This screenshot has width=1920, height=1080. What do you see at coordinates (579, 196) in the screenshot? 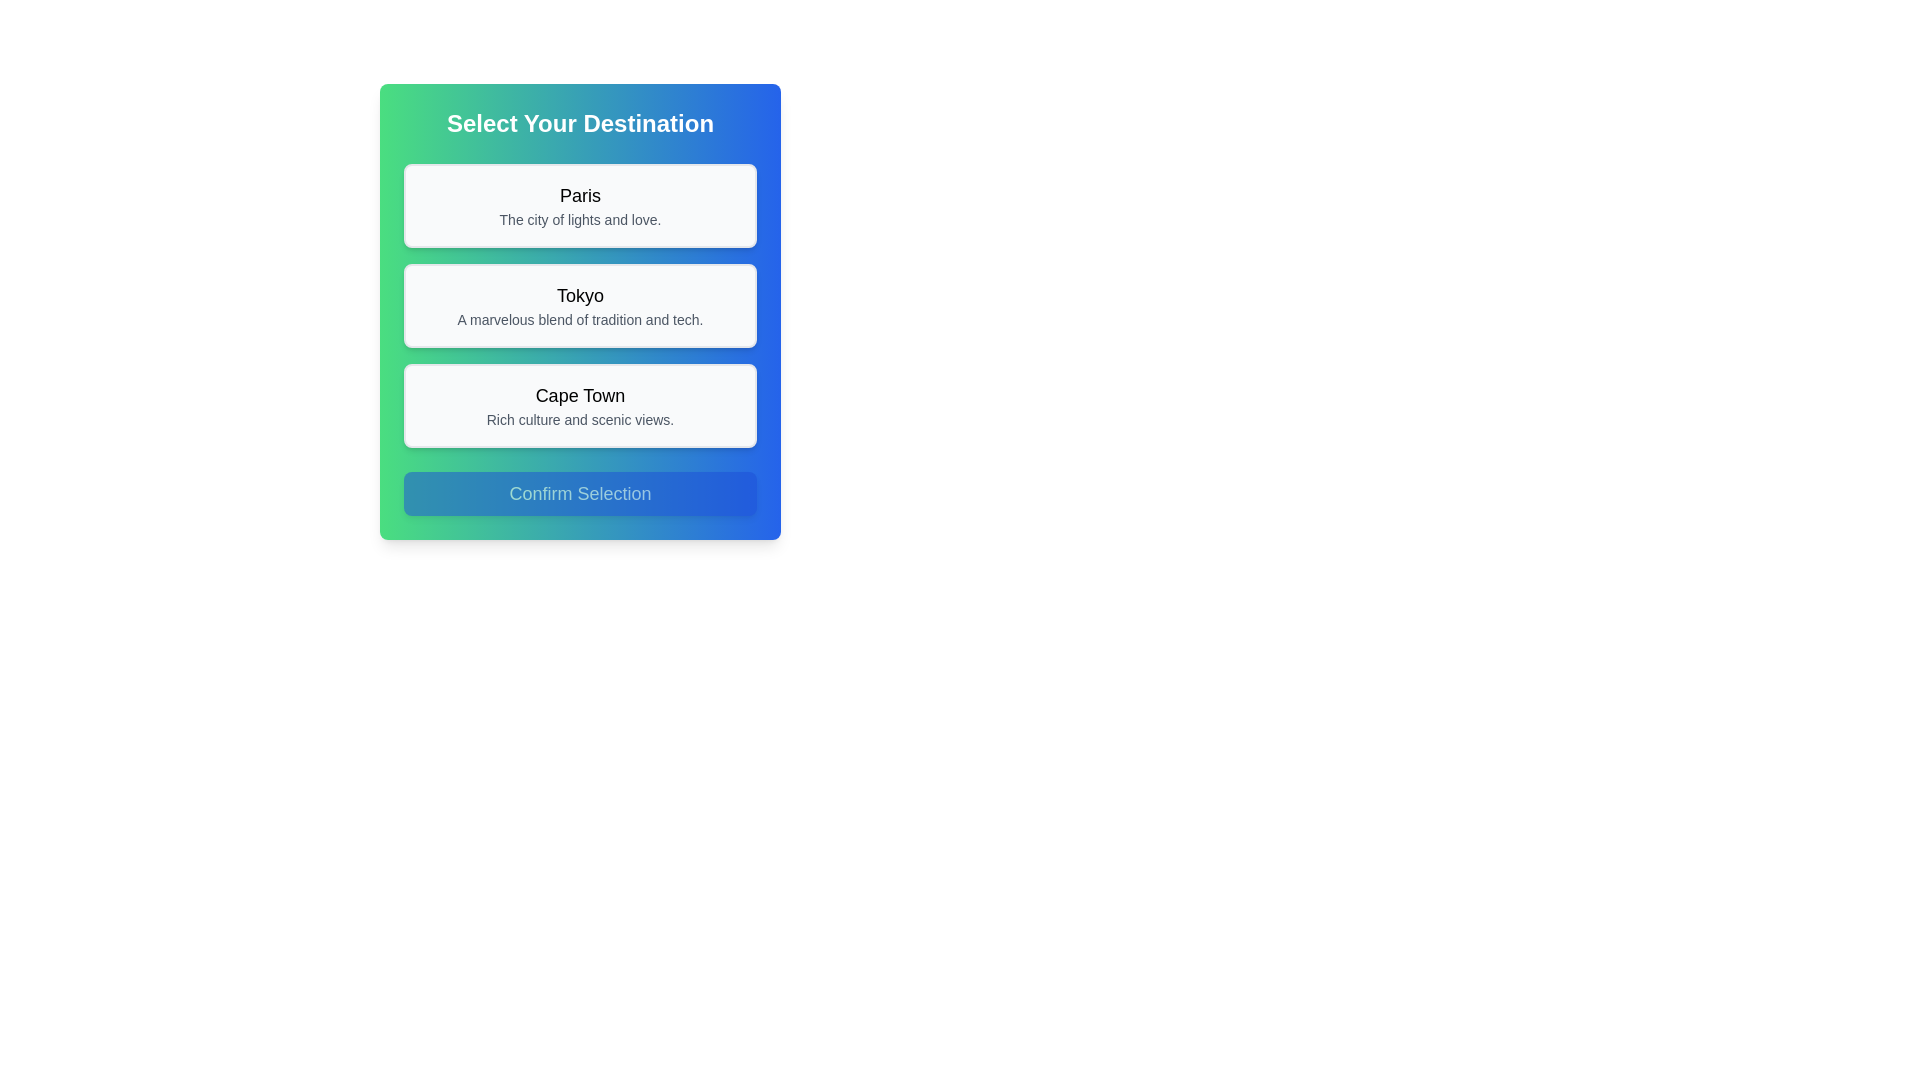
I see `the text label identifying the destination 'Paris' which is positioned above another text element in the application interface` at bounding box center [579, 196].